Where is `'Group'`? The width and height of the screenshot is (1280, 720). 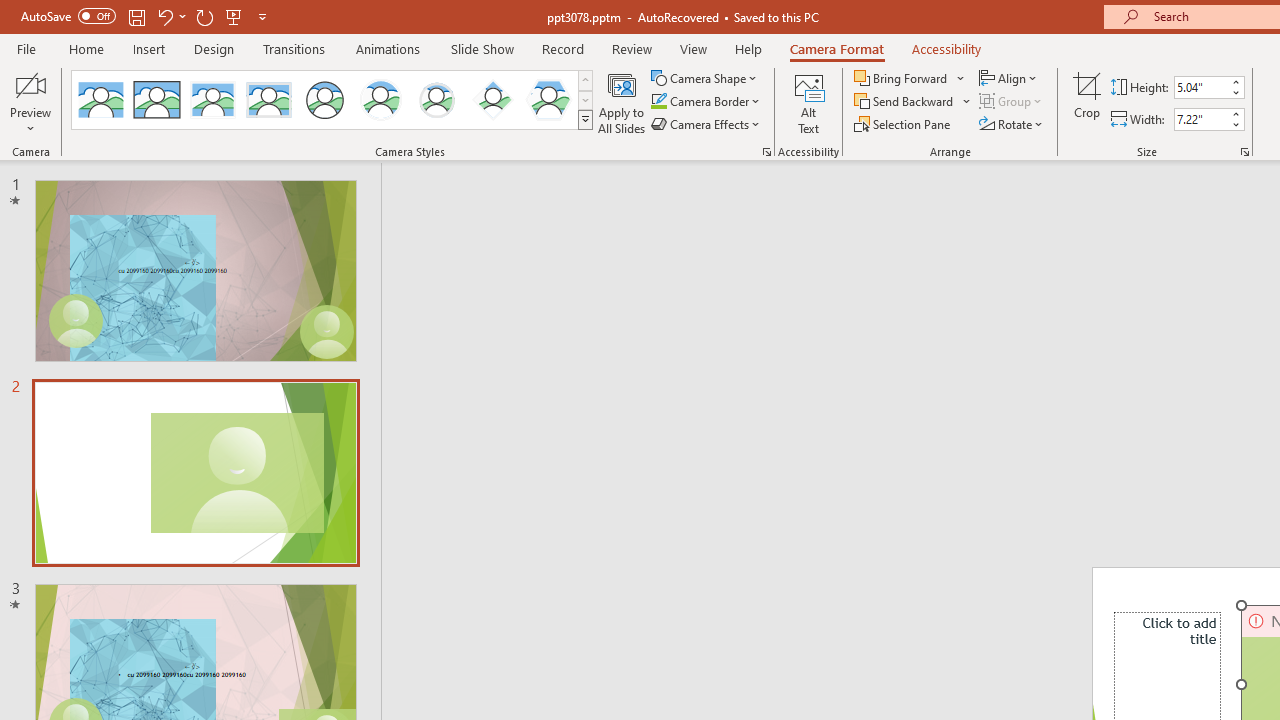
'Group' is located at coordinates (1012, 101).